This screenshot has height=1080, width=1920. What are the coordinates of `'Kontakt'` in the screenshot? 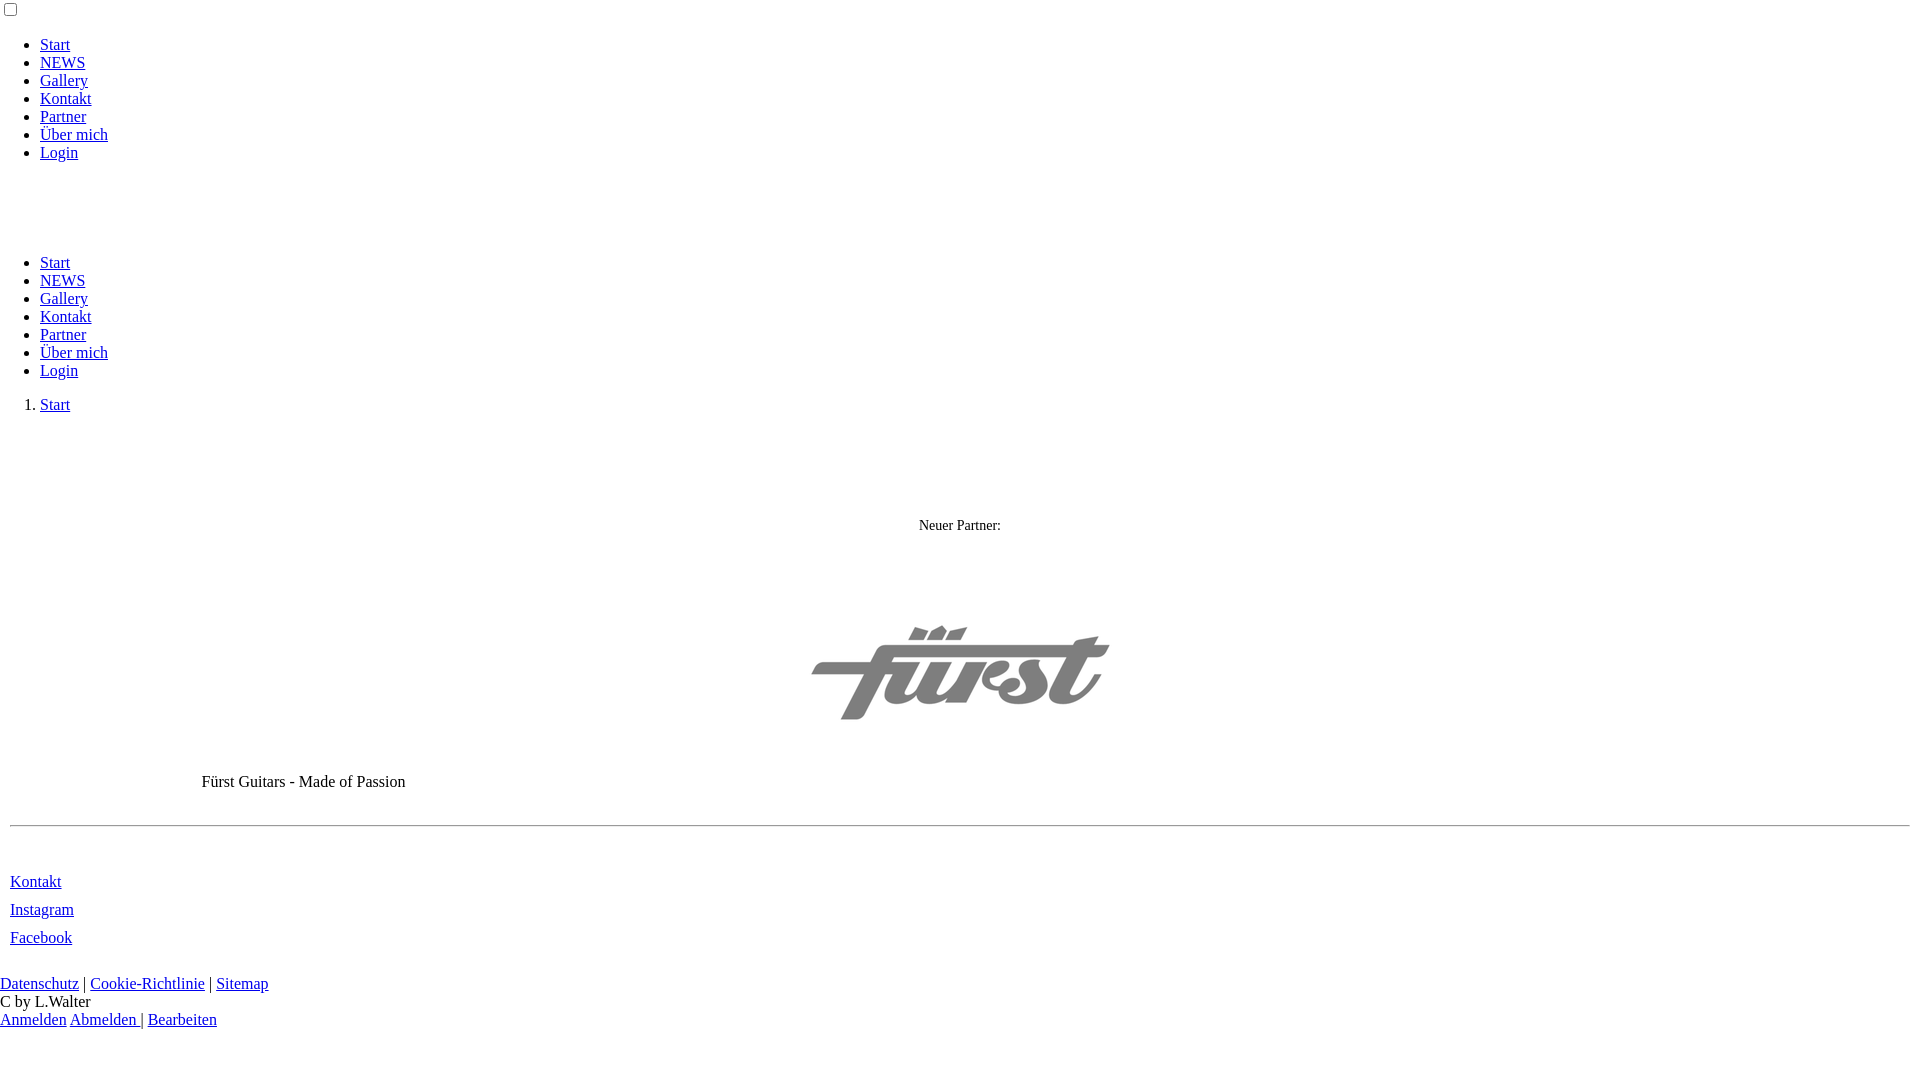 It's located at (66, 98).